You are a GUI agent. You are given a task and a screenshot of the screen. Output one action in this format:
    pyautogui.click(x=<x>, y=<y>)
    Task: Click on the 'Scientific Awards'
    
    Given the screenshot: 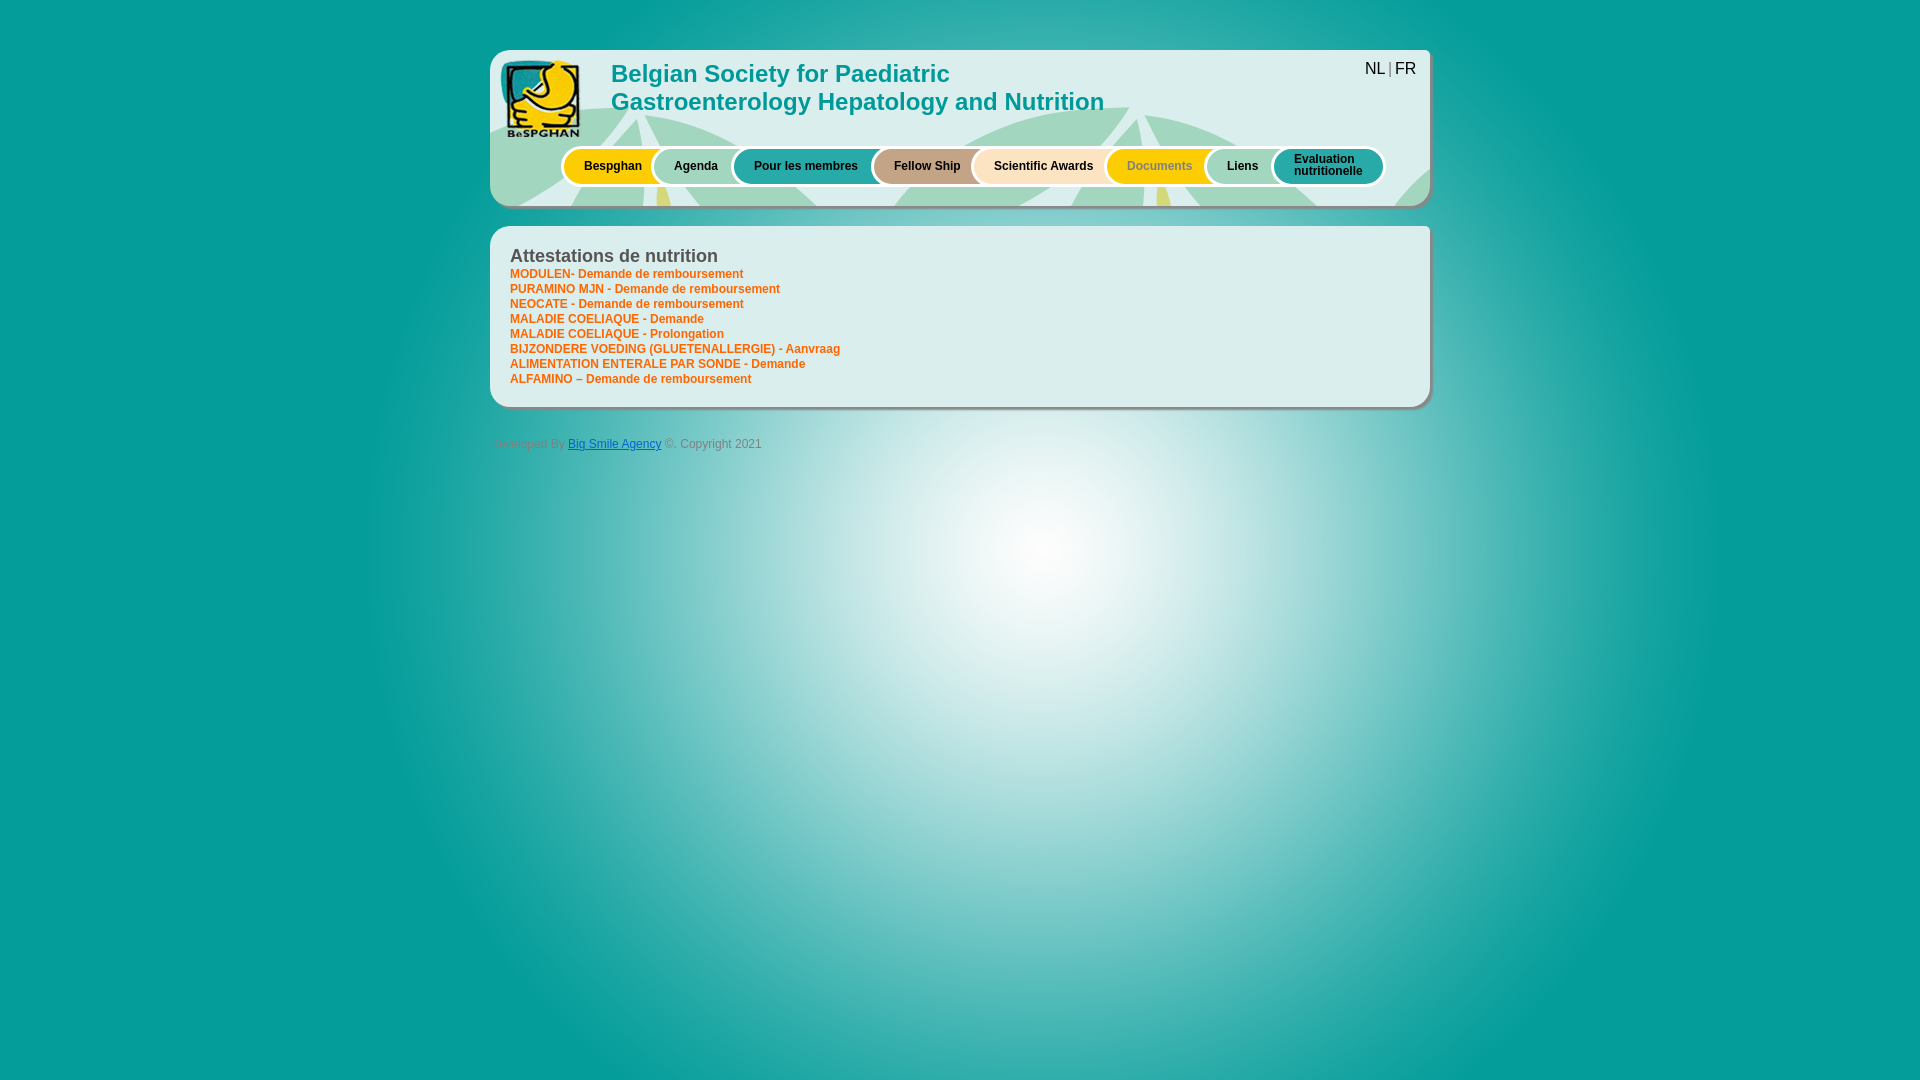 What is the action you would take?
    pyautogui.click(x=993, y=164)
    